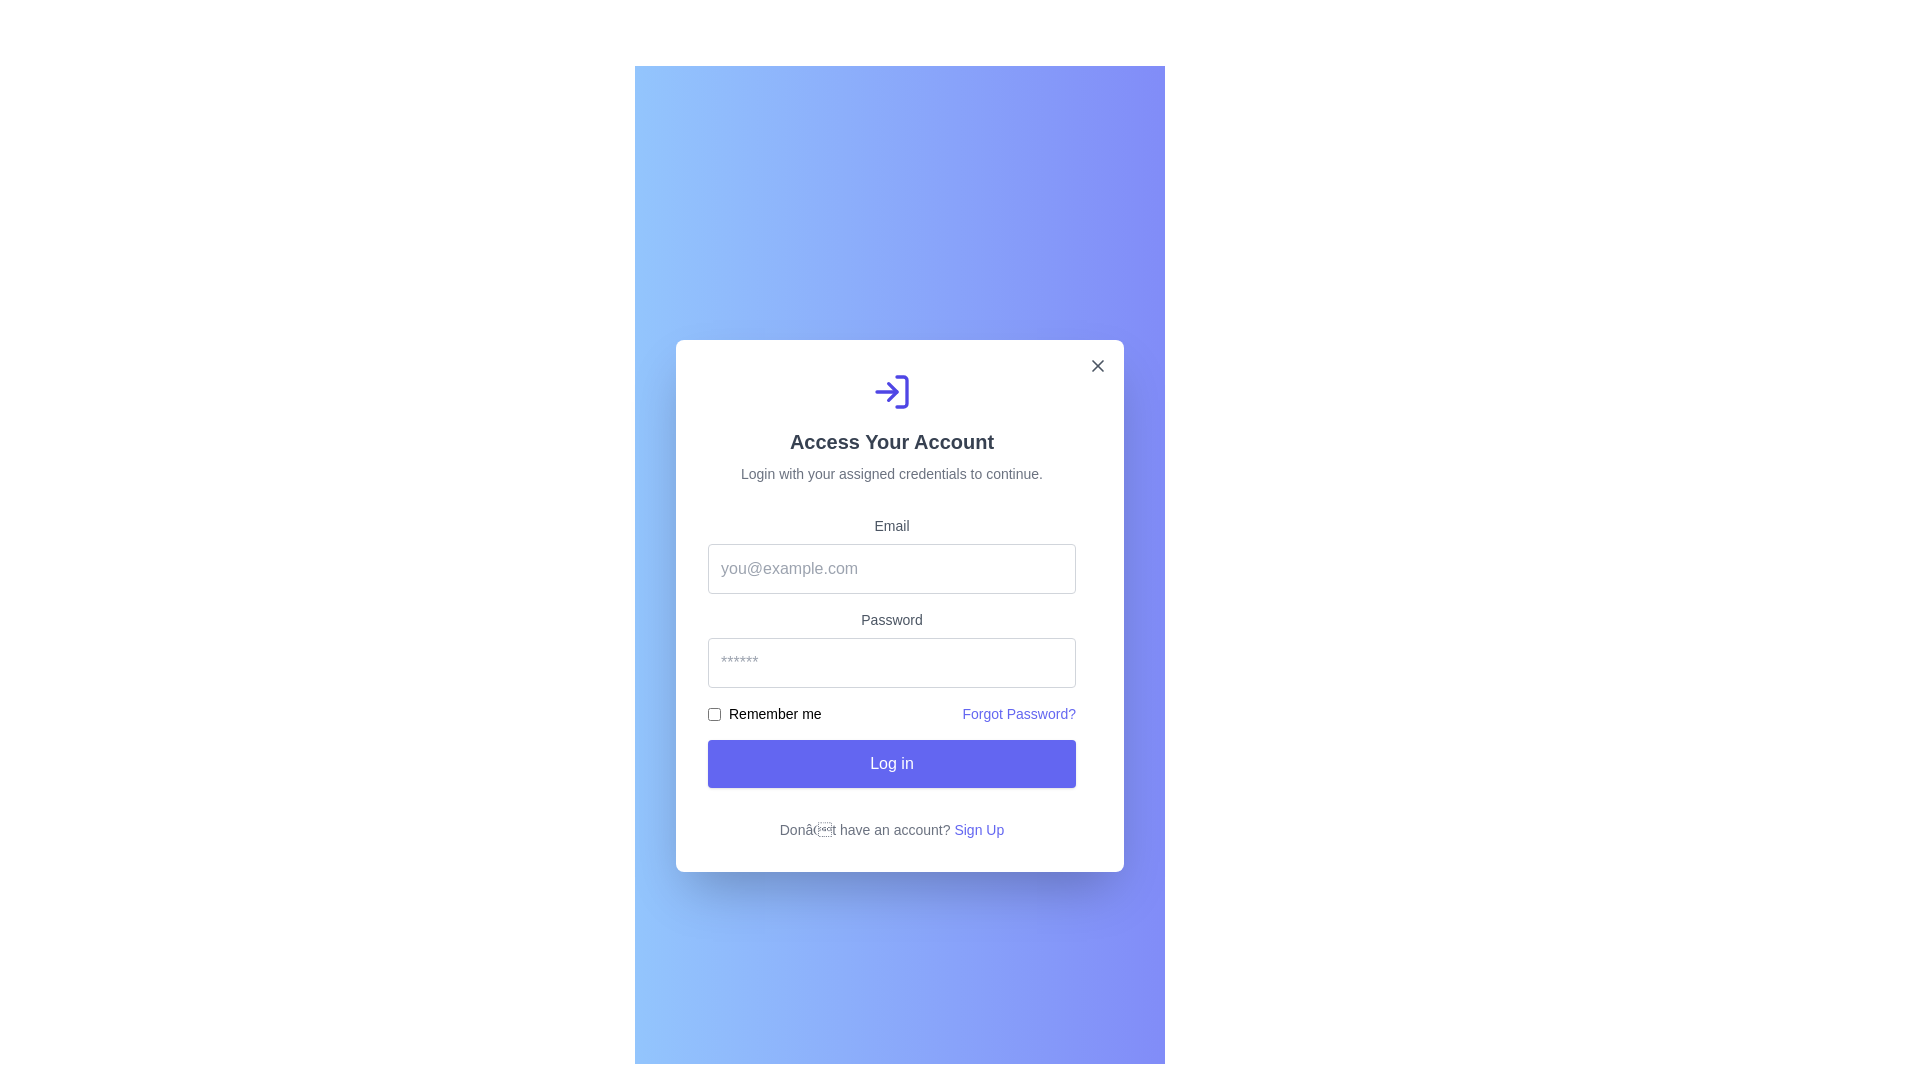 This screenshot has width=1920, height=1080. What do you see at coordinates (901, 392) in the screenshot?
I see `the vertical rectangular purple line that is part of the login or keyhole icon, located at the rightmost part of the icon above 'Access Your Account'` at bounding box center [901, 392].